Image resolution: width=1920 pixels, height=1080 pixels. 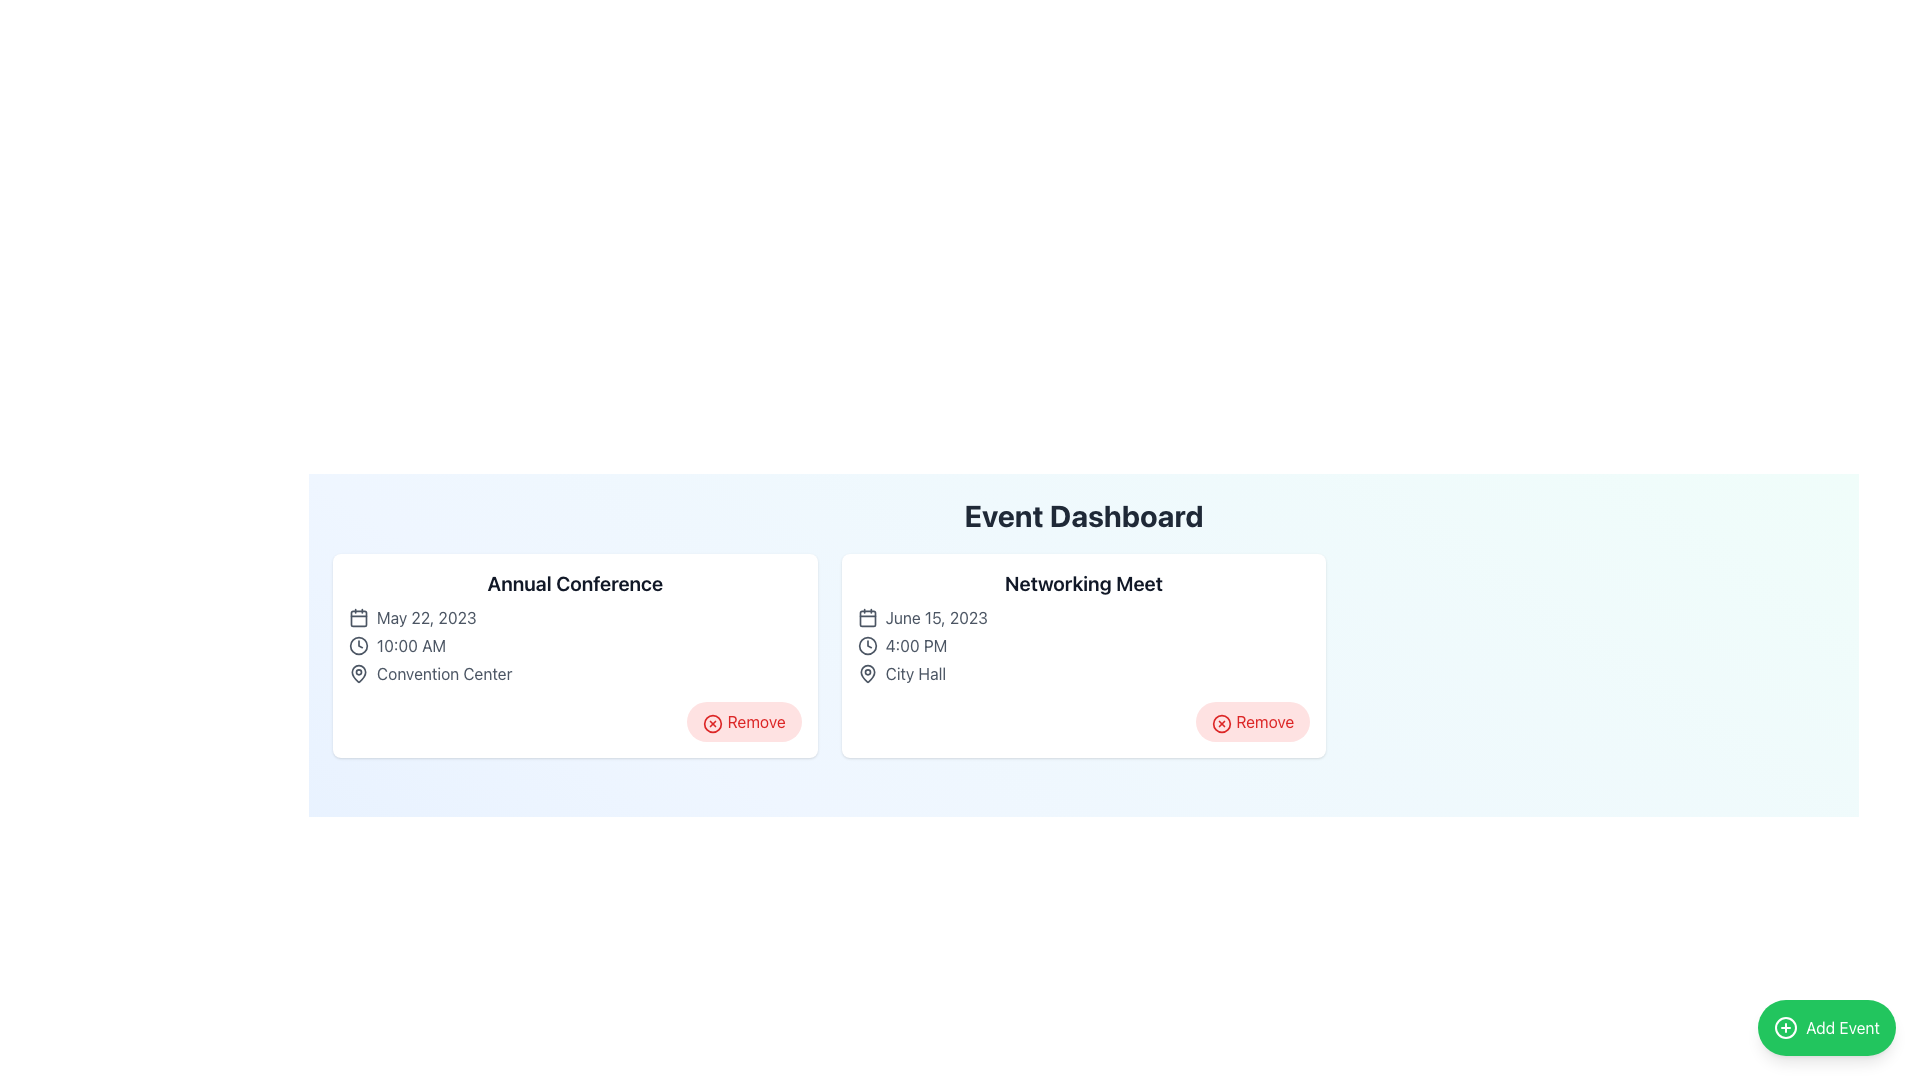 I want to click on the map pin icon located at the bottom of the 'Networking Meet' card, which indicates the location 'City Hall', so click(x=867, y=674).